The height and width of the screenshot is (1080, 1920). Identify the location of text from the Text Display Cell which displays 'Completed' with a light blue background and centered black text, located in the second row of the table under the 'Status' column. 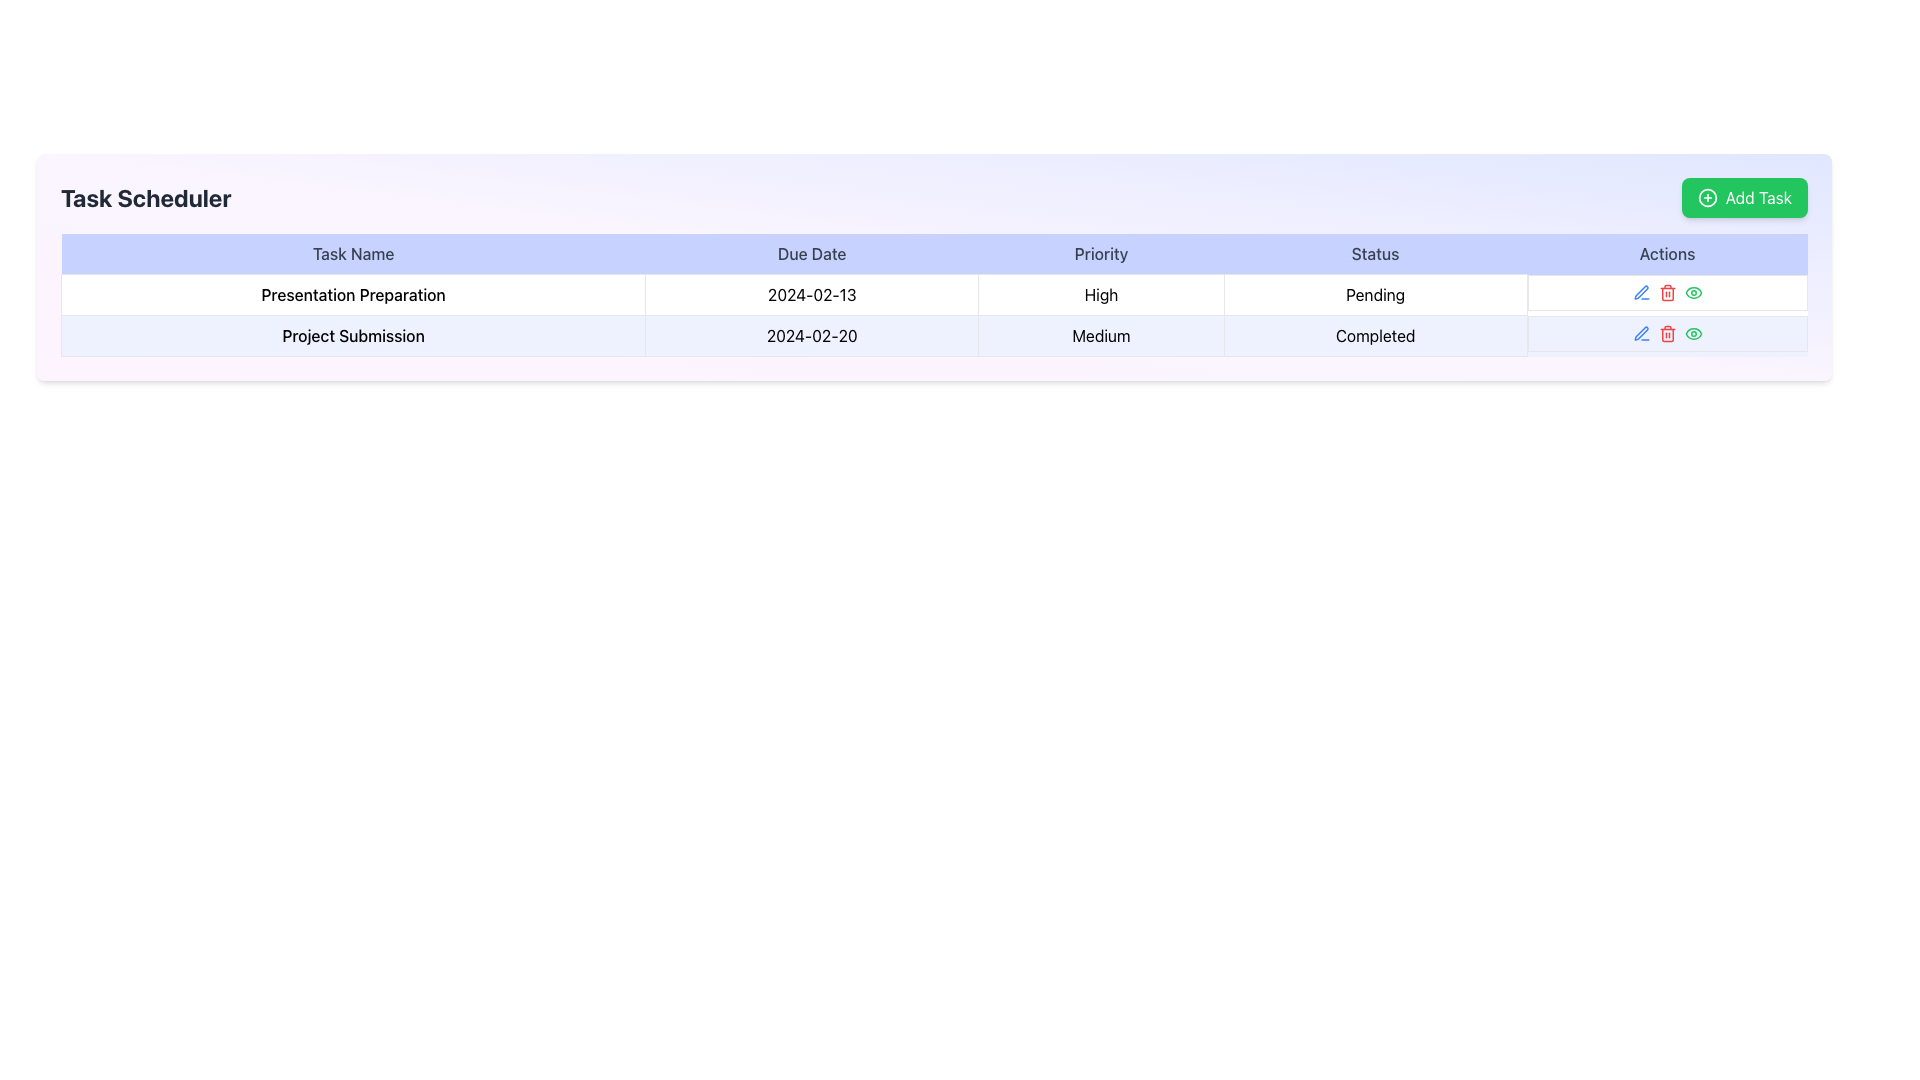
(1374, 334).